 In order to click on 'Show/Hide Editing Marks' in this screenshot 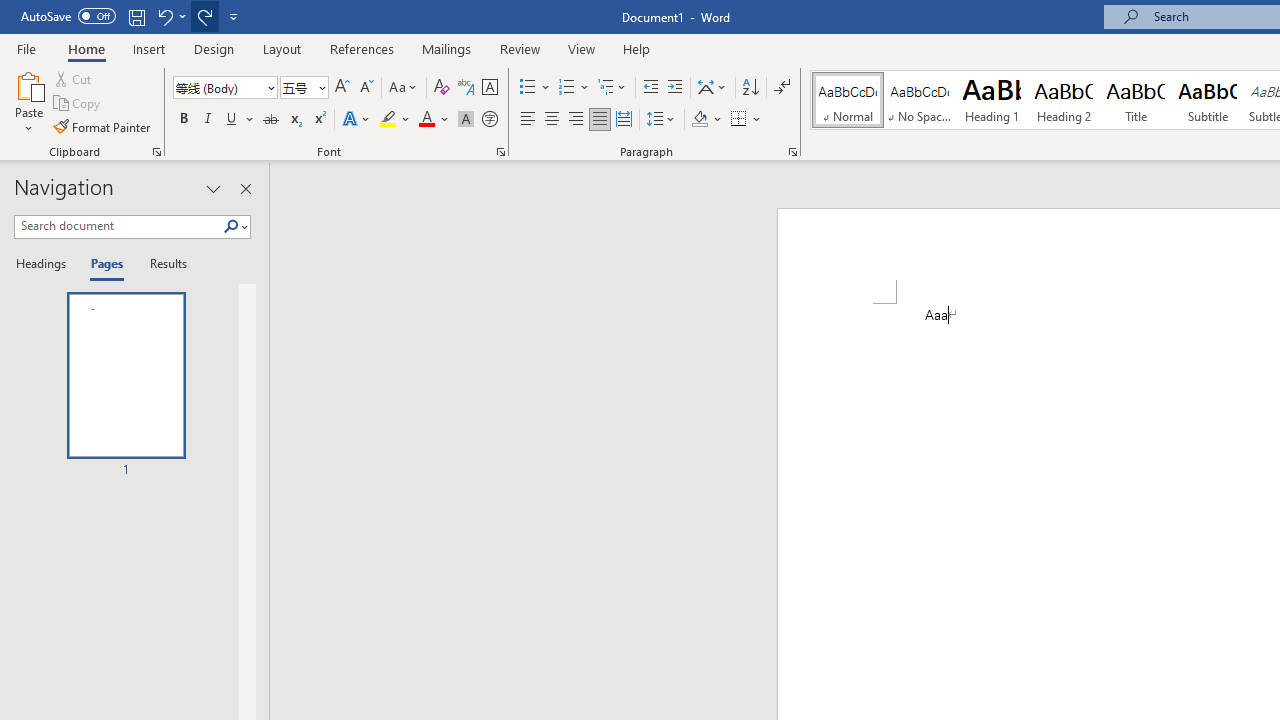, I will do `click(781, 86)`.